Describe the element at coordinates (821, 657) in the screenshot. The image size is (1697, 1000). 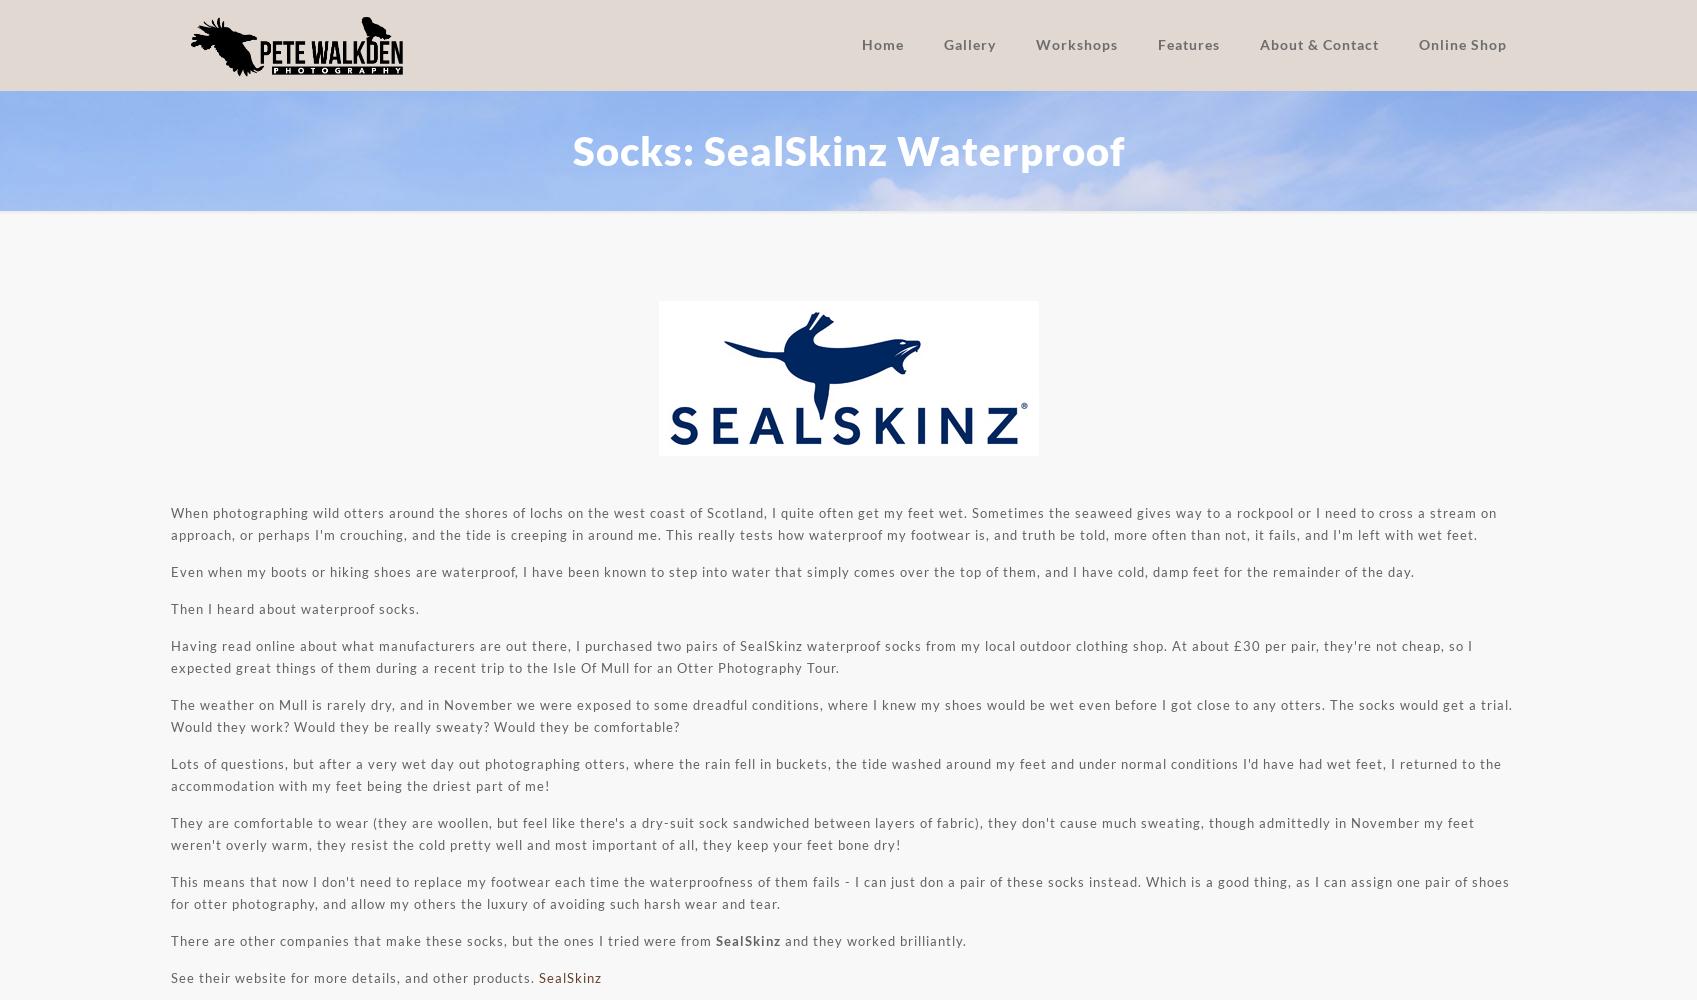
I see `'Having read online about what manufacturers are out there, I purchased two pairs of SealSkinz waterproof socks from my local outdoor clothing shop. At about £30 per pair, they're not cheap, so I expected great things of them during a recent trip to the Isle Of Mull for an Otter Photography Tour.'` at that location.